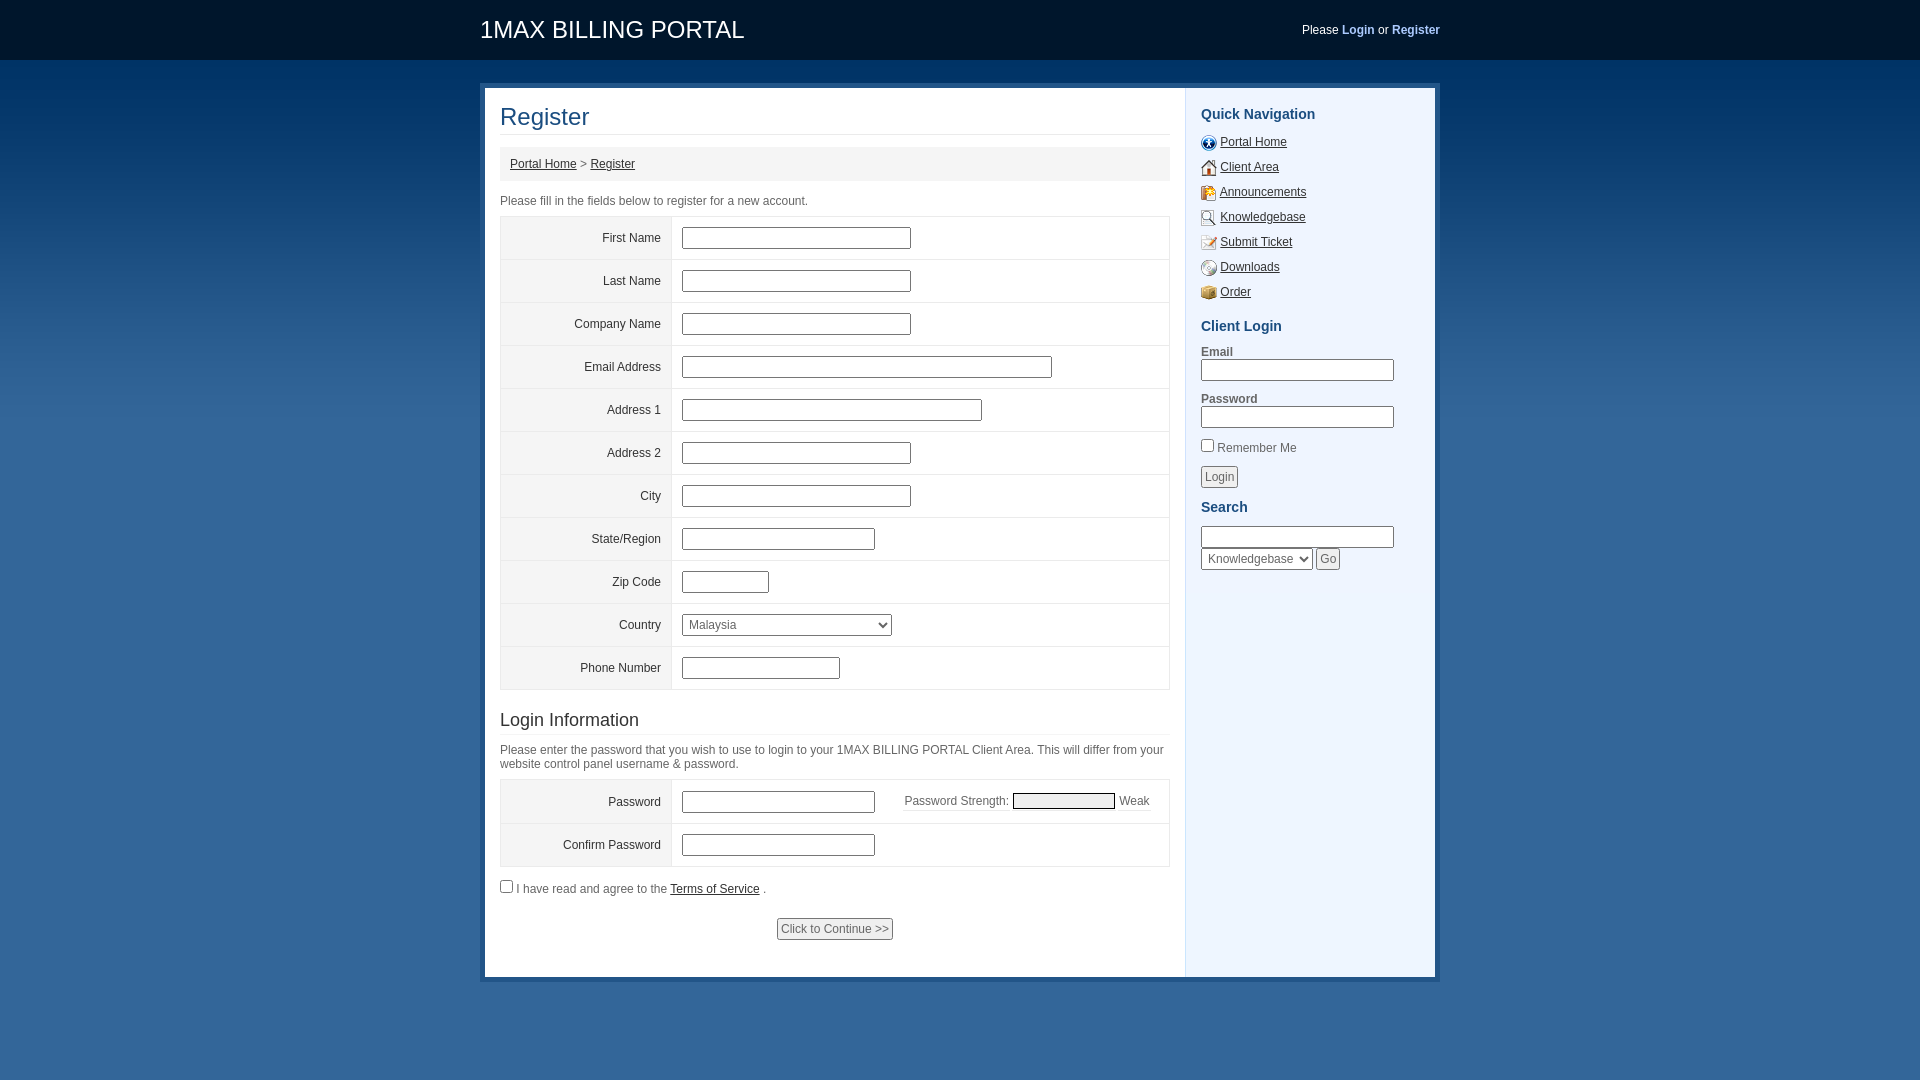 The width and height of the screenshot is (1920, 1080). Describe the element at coordinates (1208, 192) in the screenshot. I see `'Announcements'` at that location.